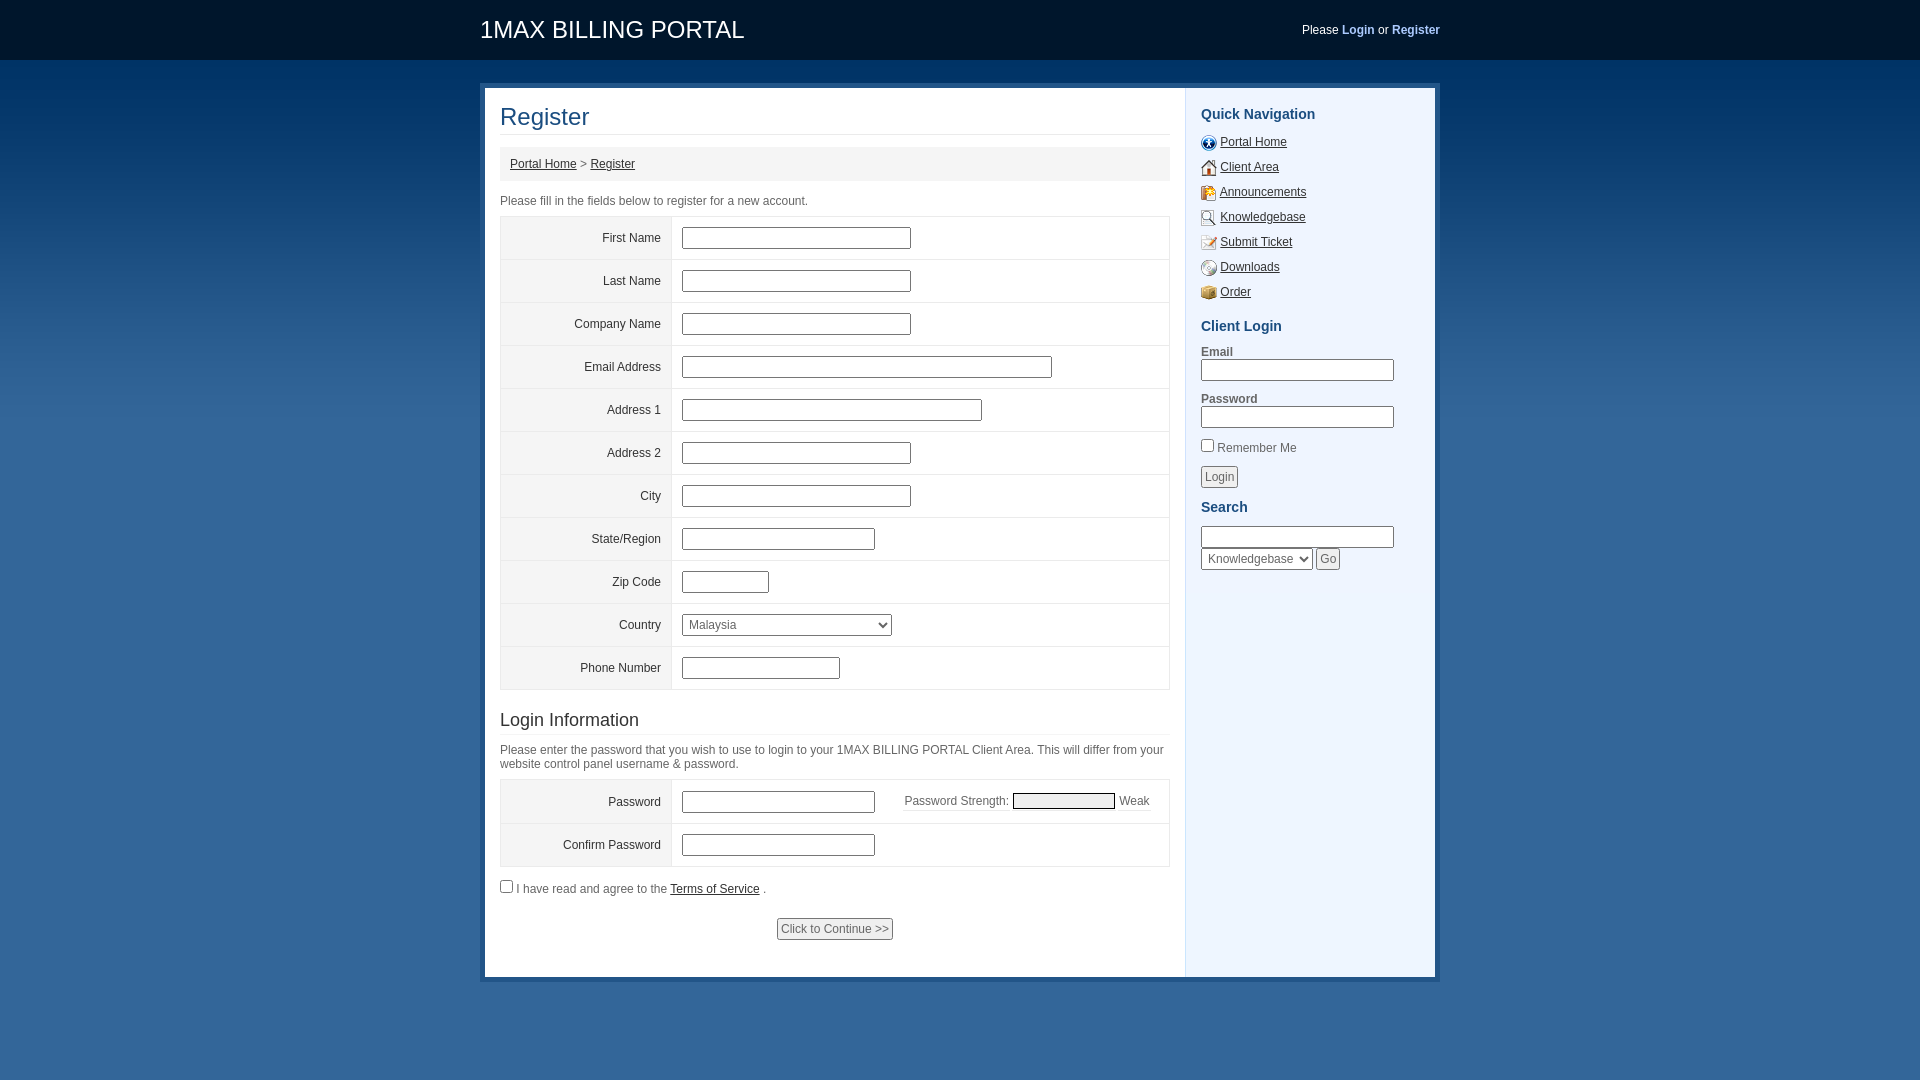 The width and height of the screenshot is (1920, 1080). Describe the element at coordinates (1208, 192) in the screenshot. I see `'Announcements'` at that location.